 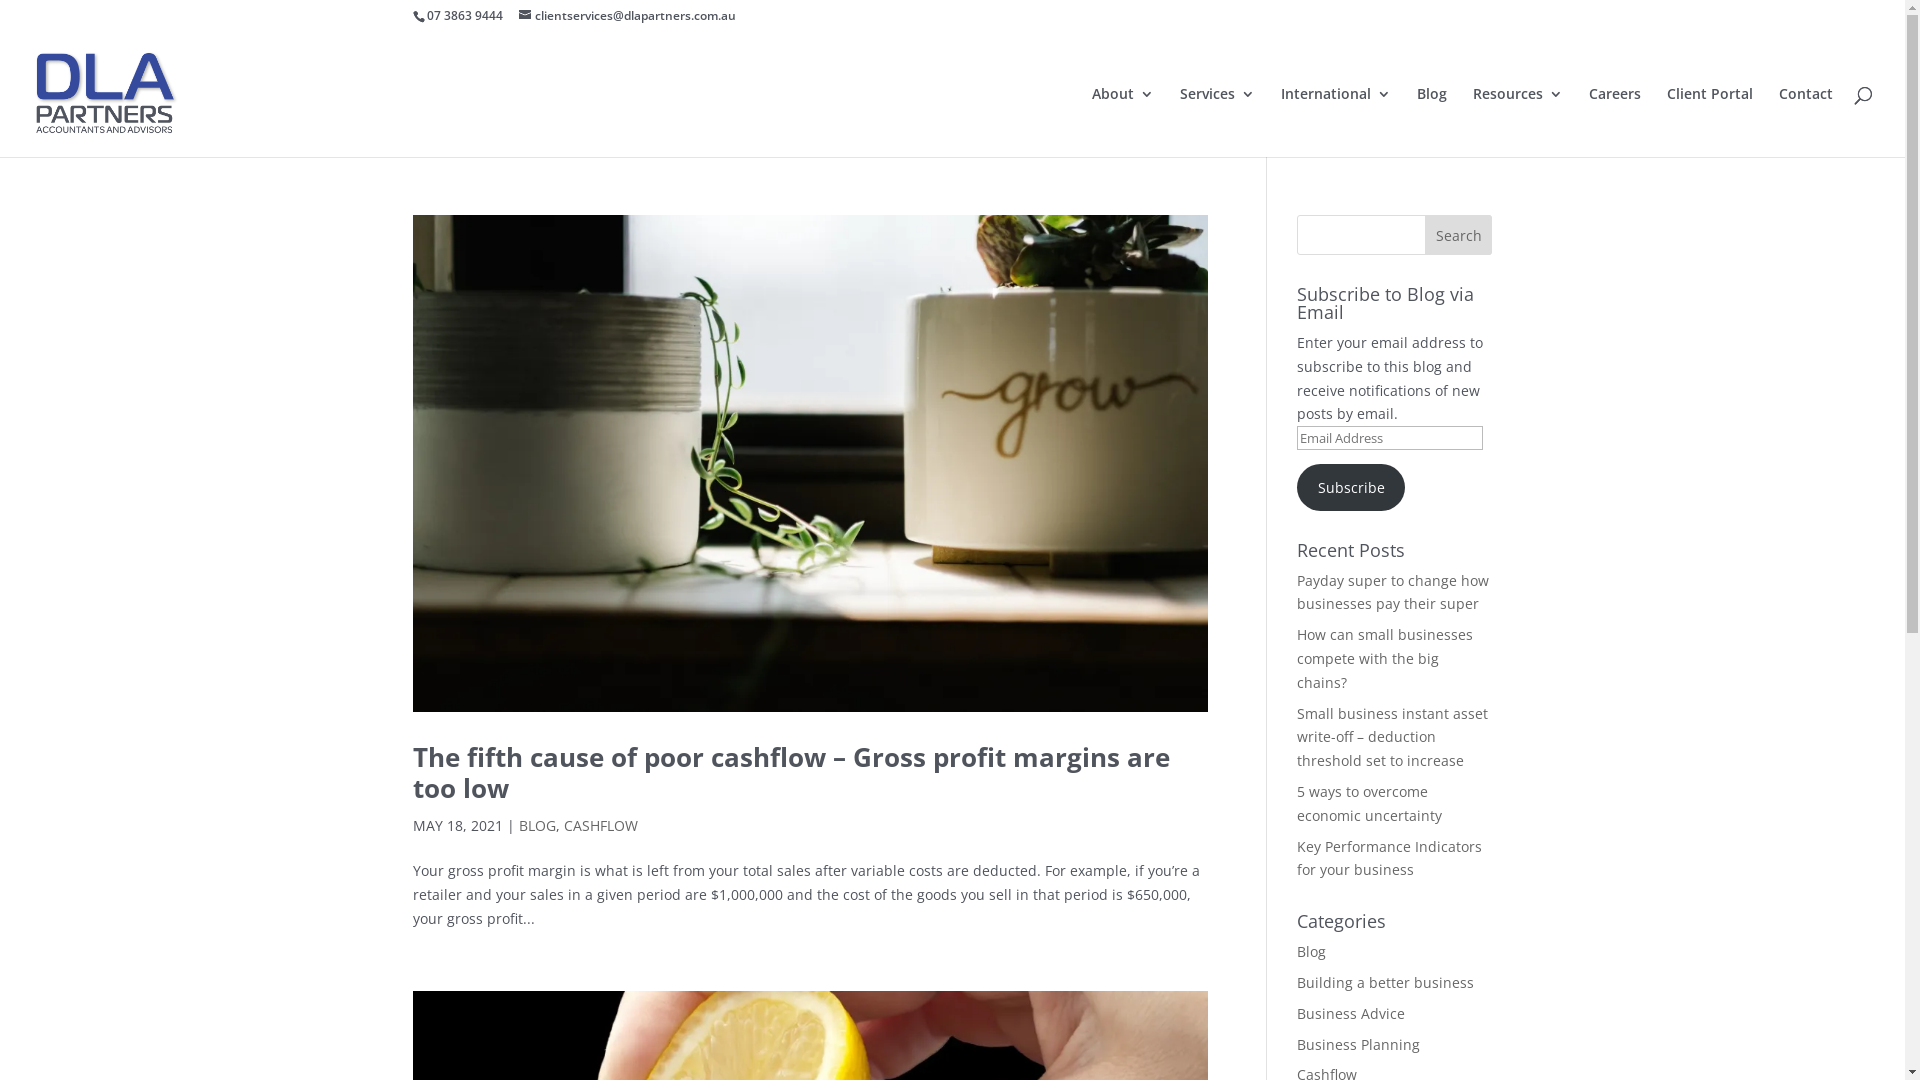 I want to click on 'clientservices@dlapartners.com.au', so click(x=625, y=15).